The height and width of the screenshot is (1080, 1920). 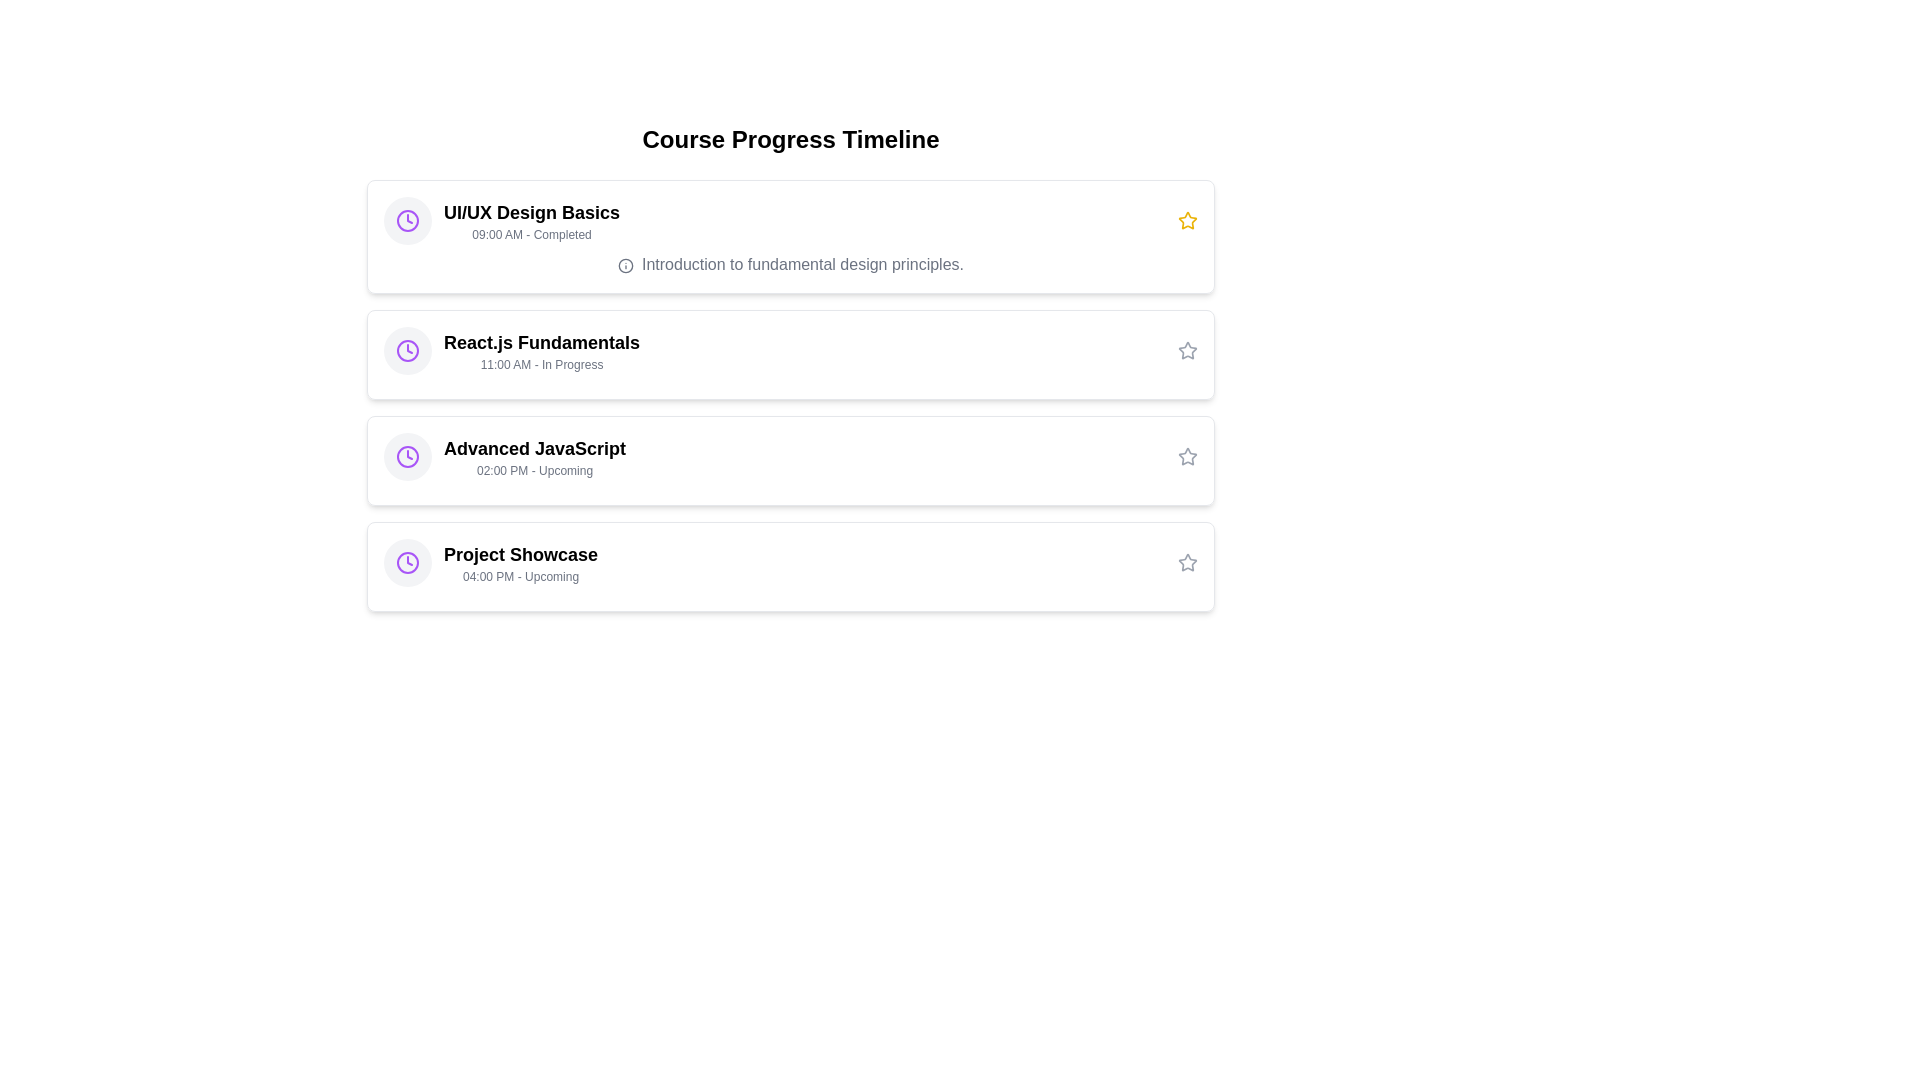 I want to click on the course details card located below the 'UI/UX Design Basics' card and above the 'Advanced JavaScript' card in the vertically stacked list, so click(x=790, y=353).